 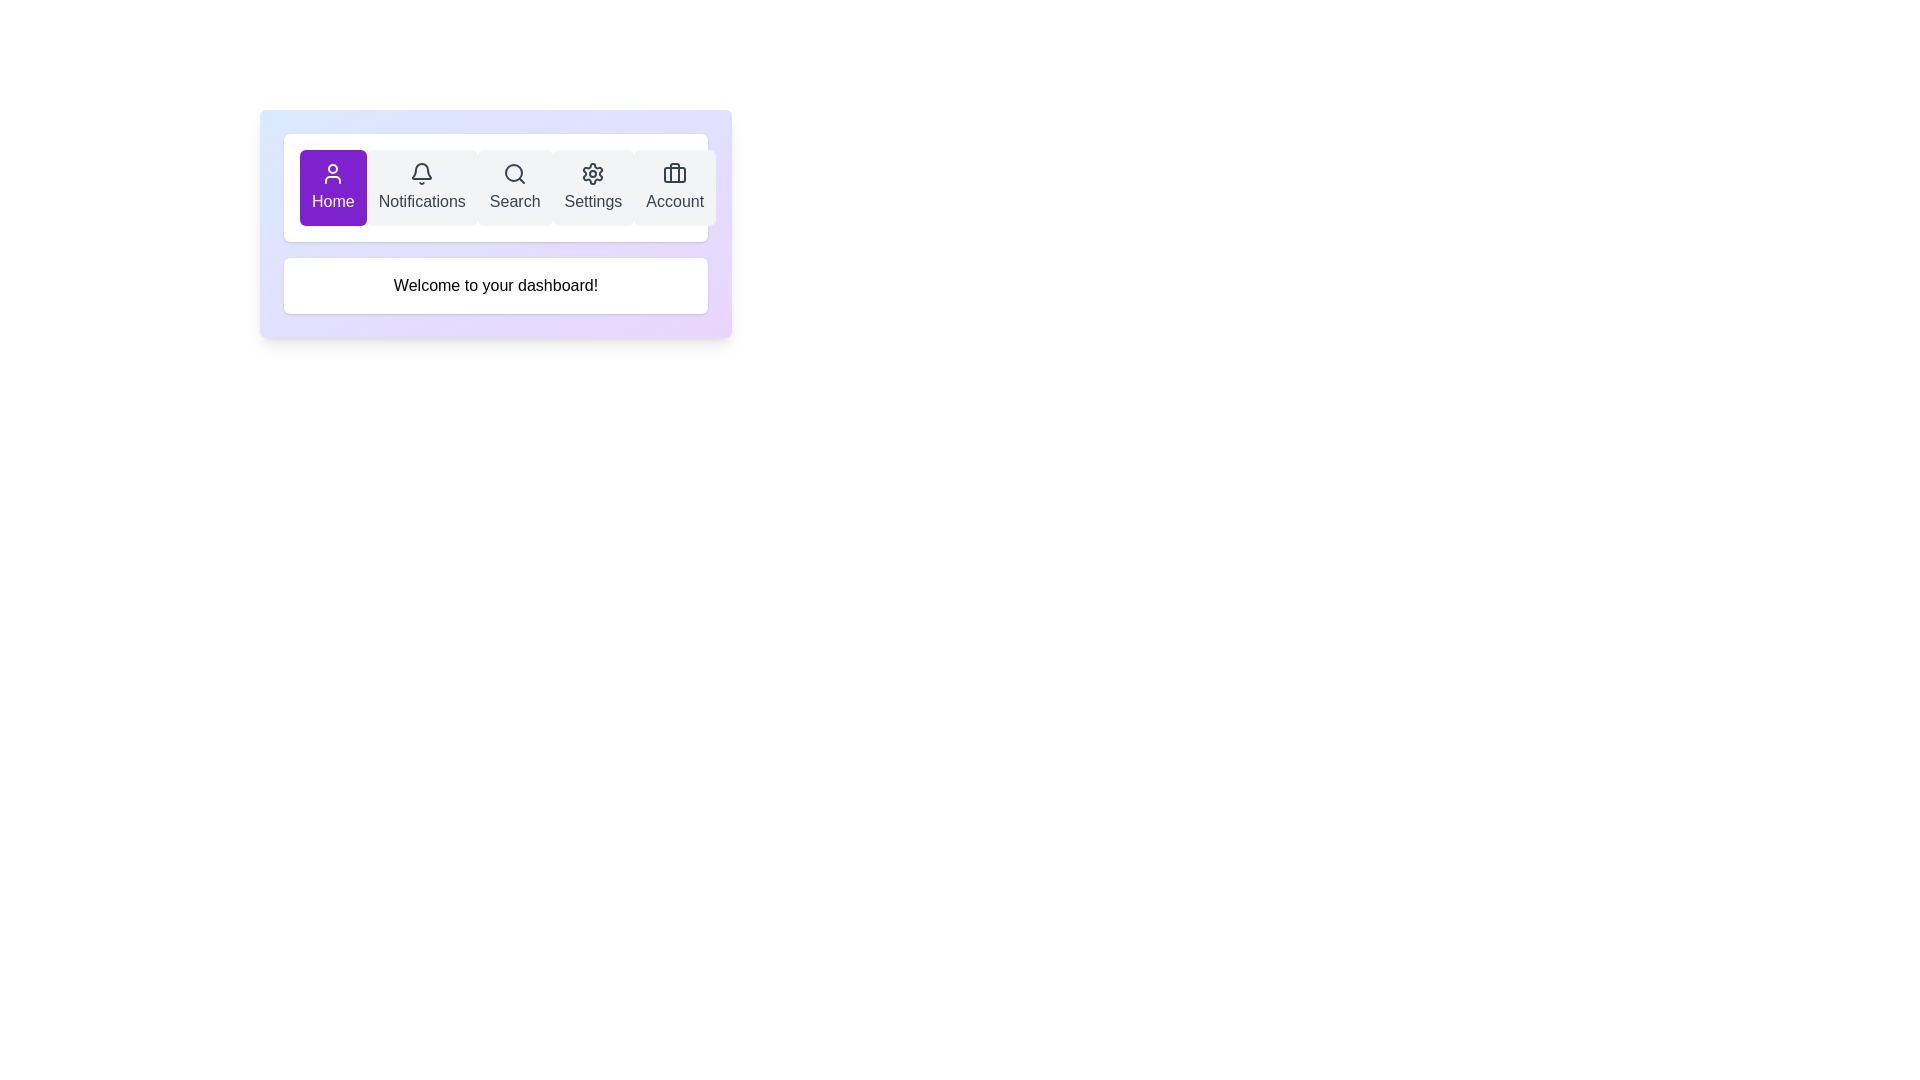 I want to click on the navigation panel located beneath the navigation bar and above the message section, so click(x=495, y=250).